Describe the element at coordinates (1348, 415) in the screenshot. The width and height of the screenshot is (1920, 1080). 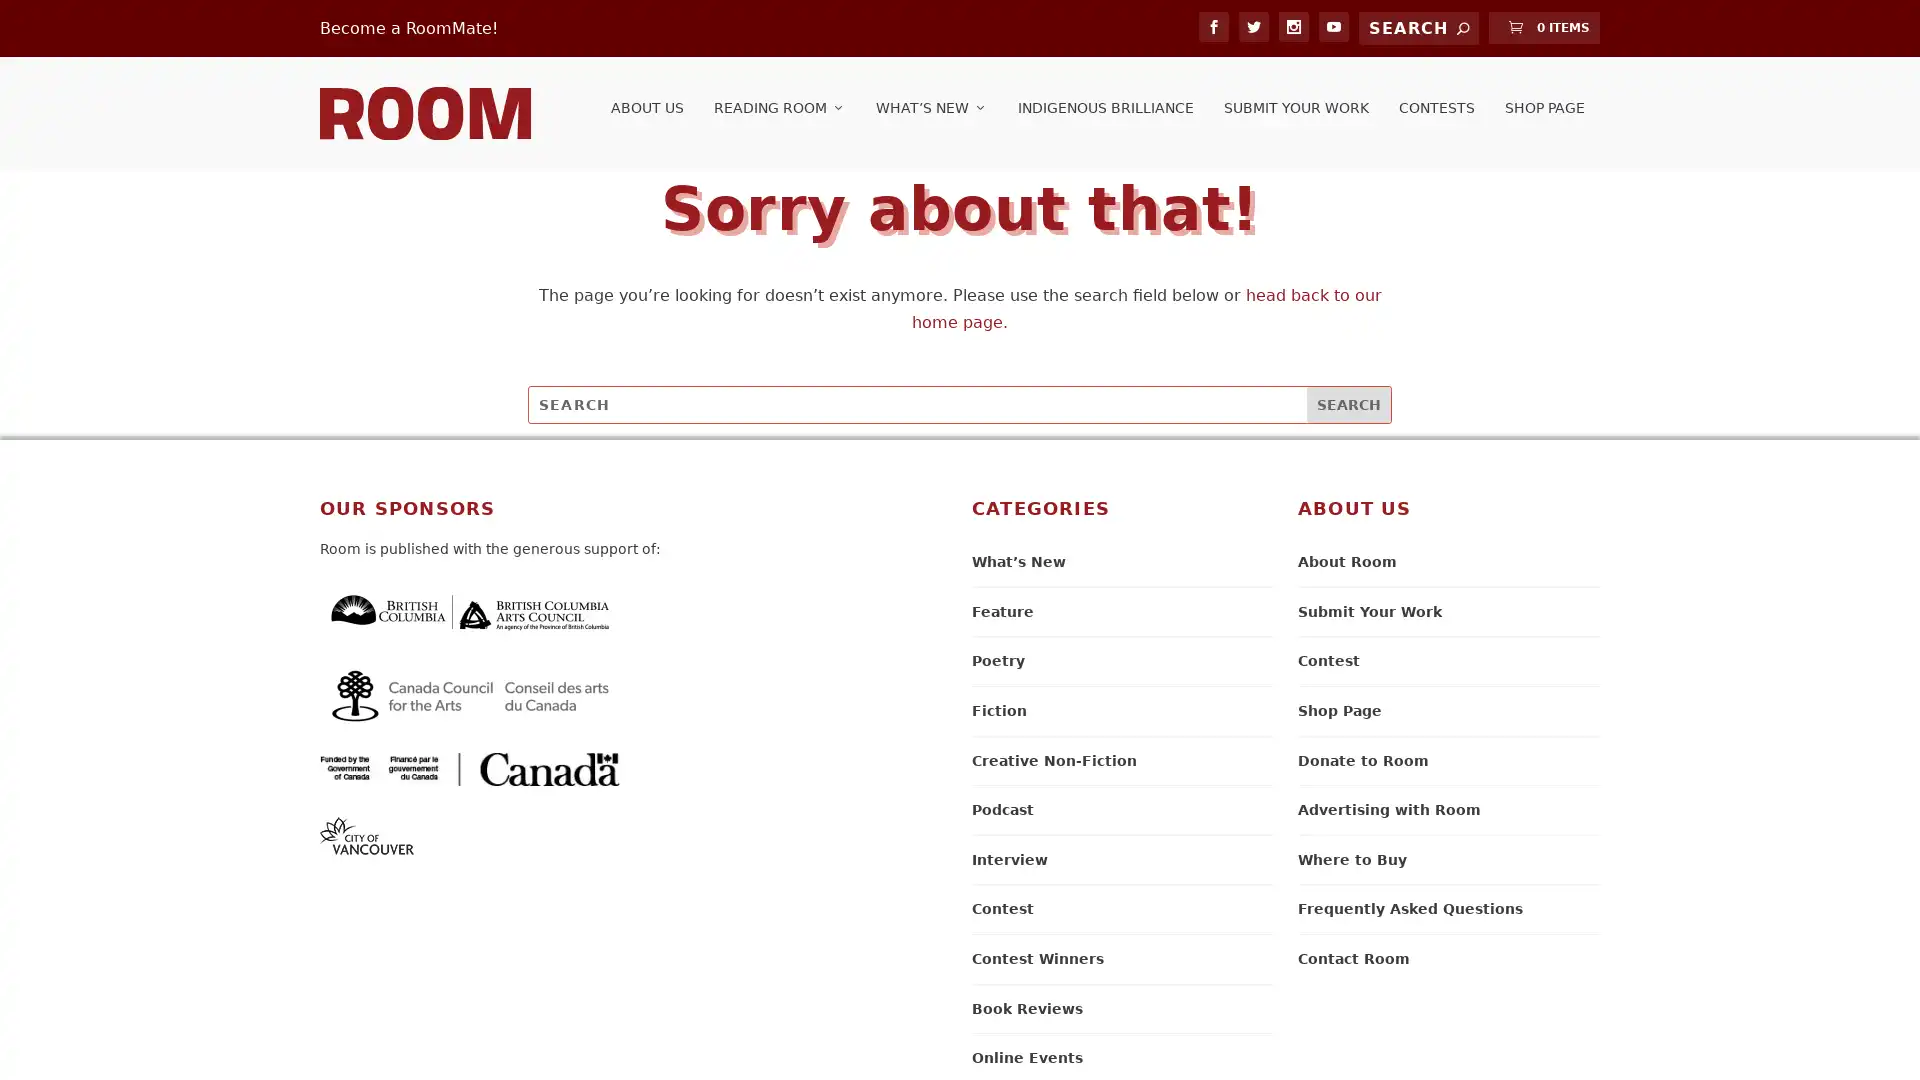
I see `Search` at that location.